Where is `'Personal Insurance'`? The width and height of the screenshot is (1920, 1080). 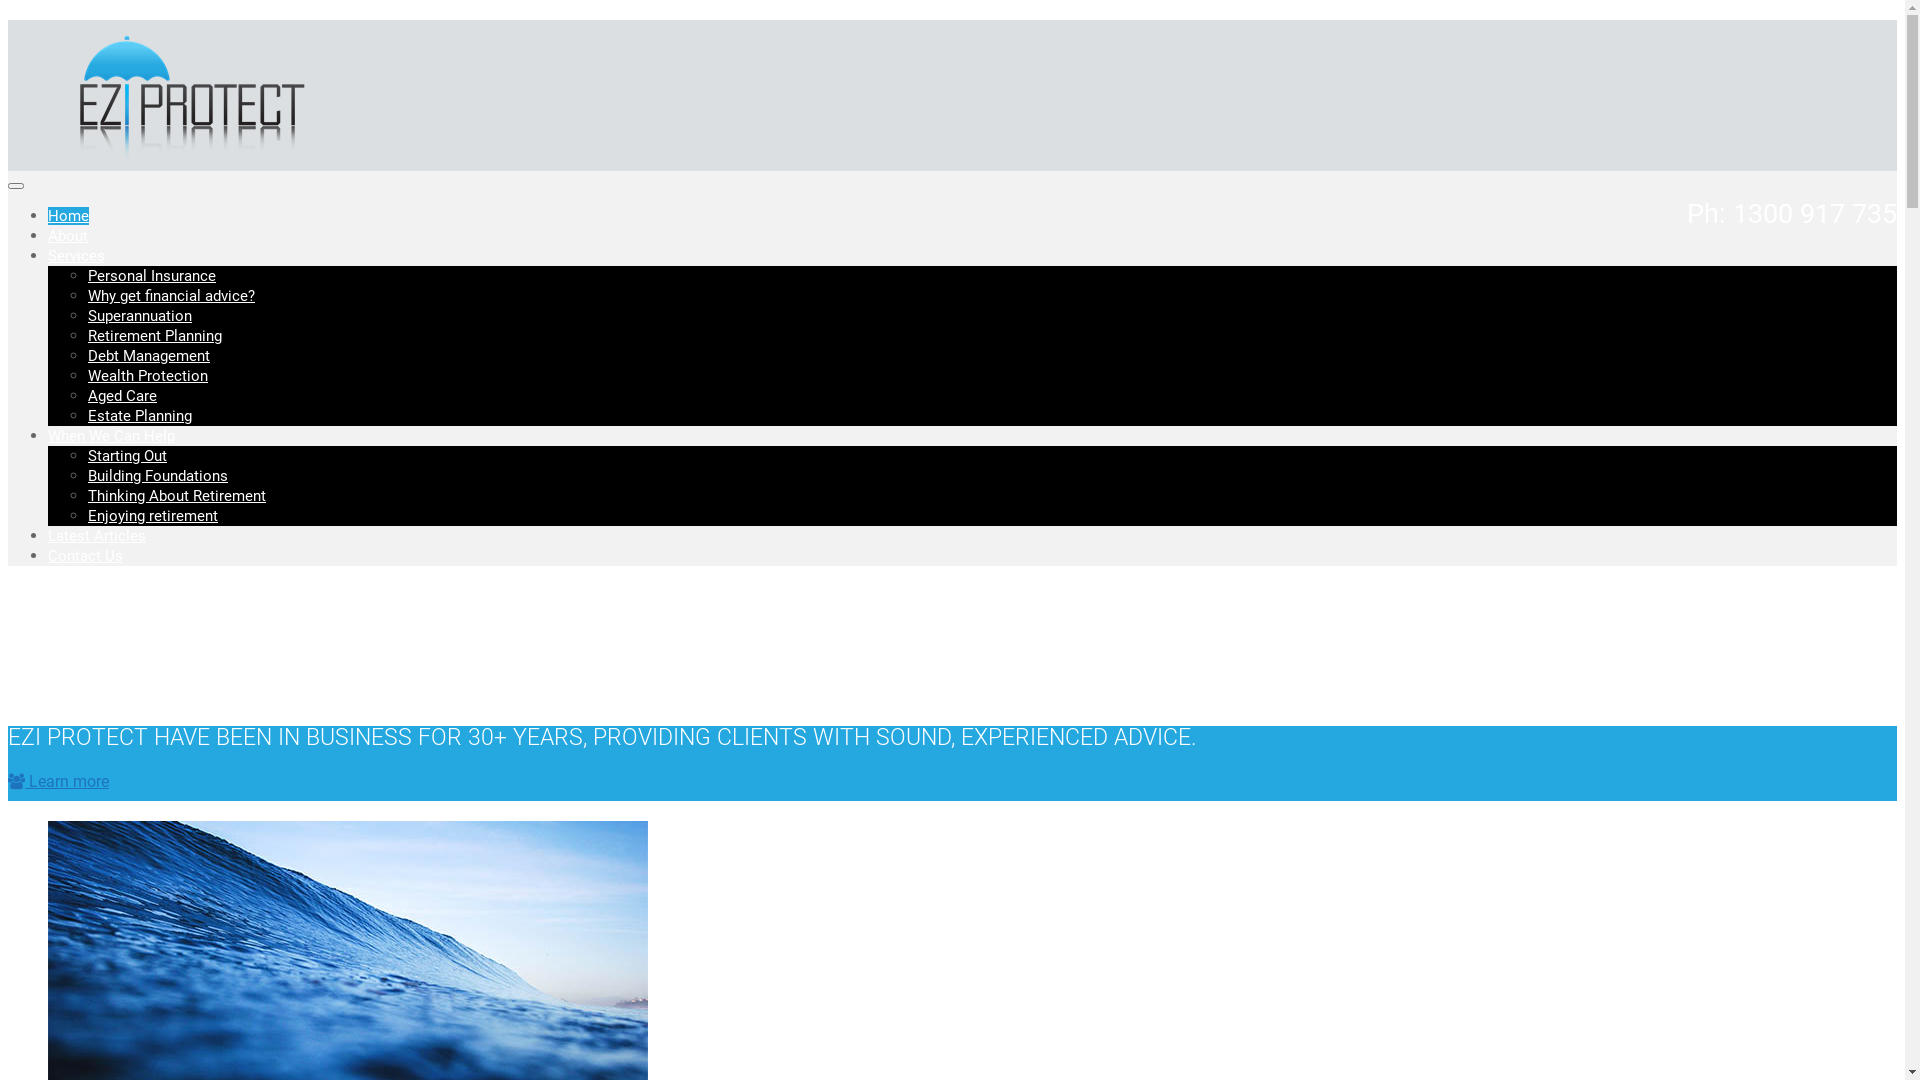 'Personal Insurance' is located at coordinates (151, 276).